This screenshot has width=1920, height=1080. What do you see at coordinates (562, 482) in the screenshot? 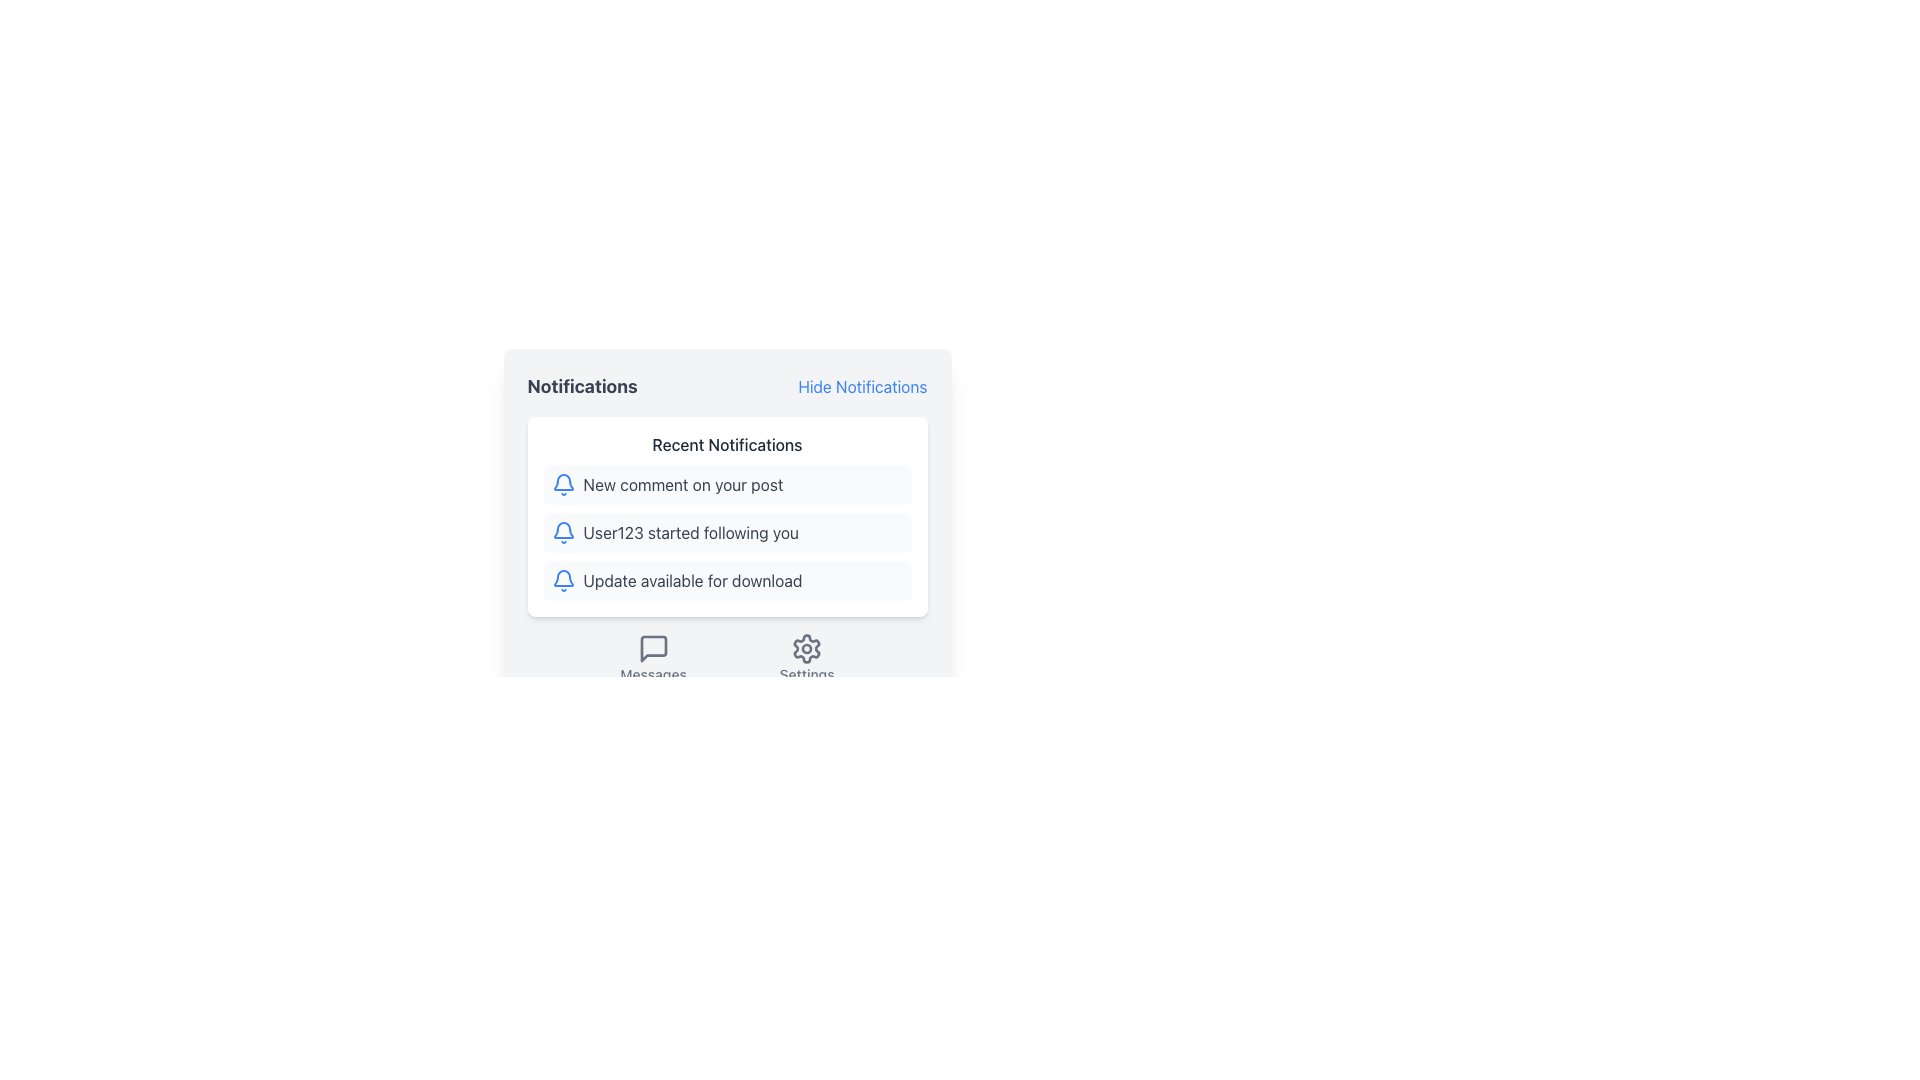
I see `the blue-stroke outline bell icon located centrally near the top of the notification panel, which indicates the notification feature` at bounding box center [562, 482].